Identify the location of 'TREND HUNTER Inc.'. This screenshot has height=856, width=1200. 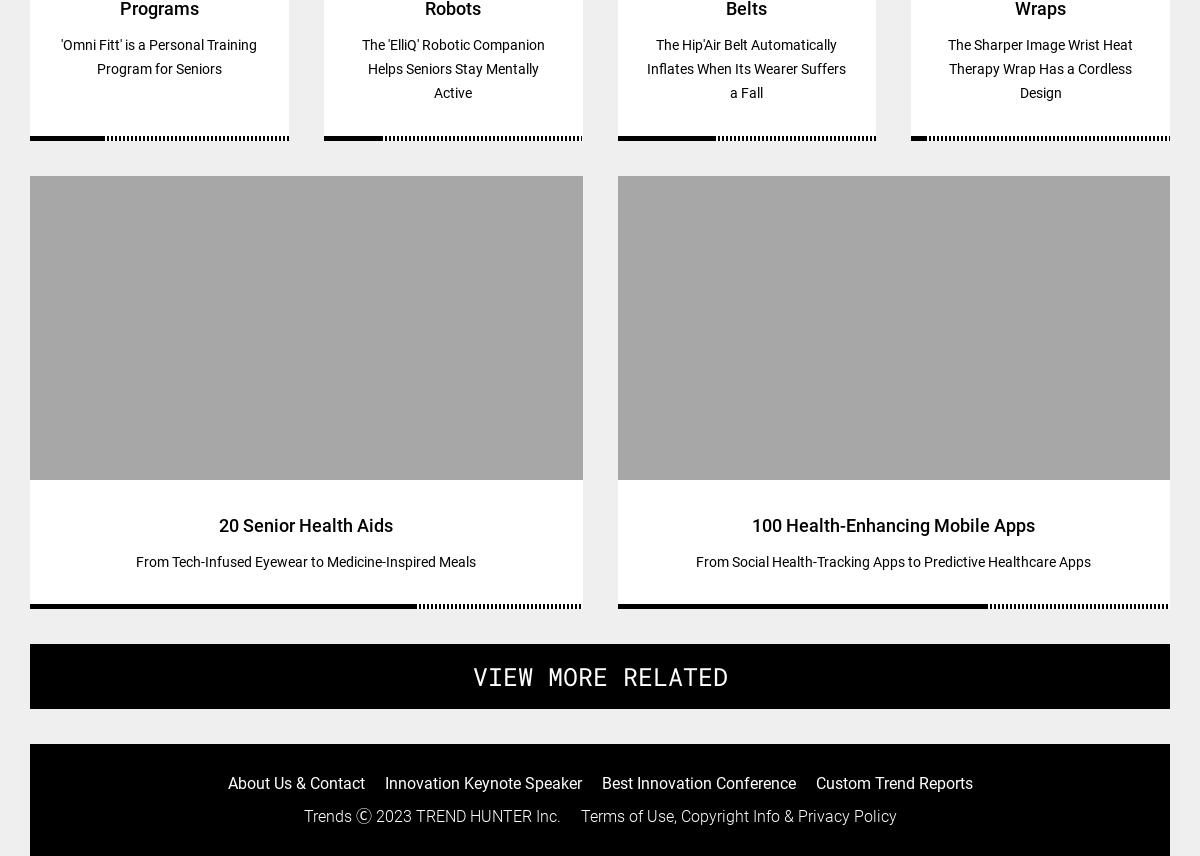
(414, 816).